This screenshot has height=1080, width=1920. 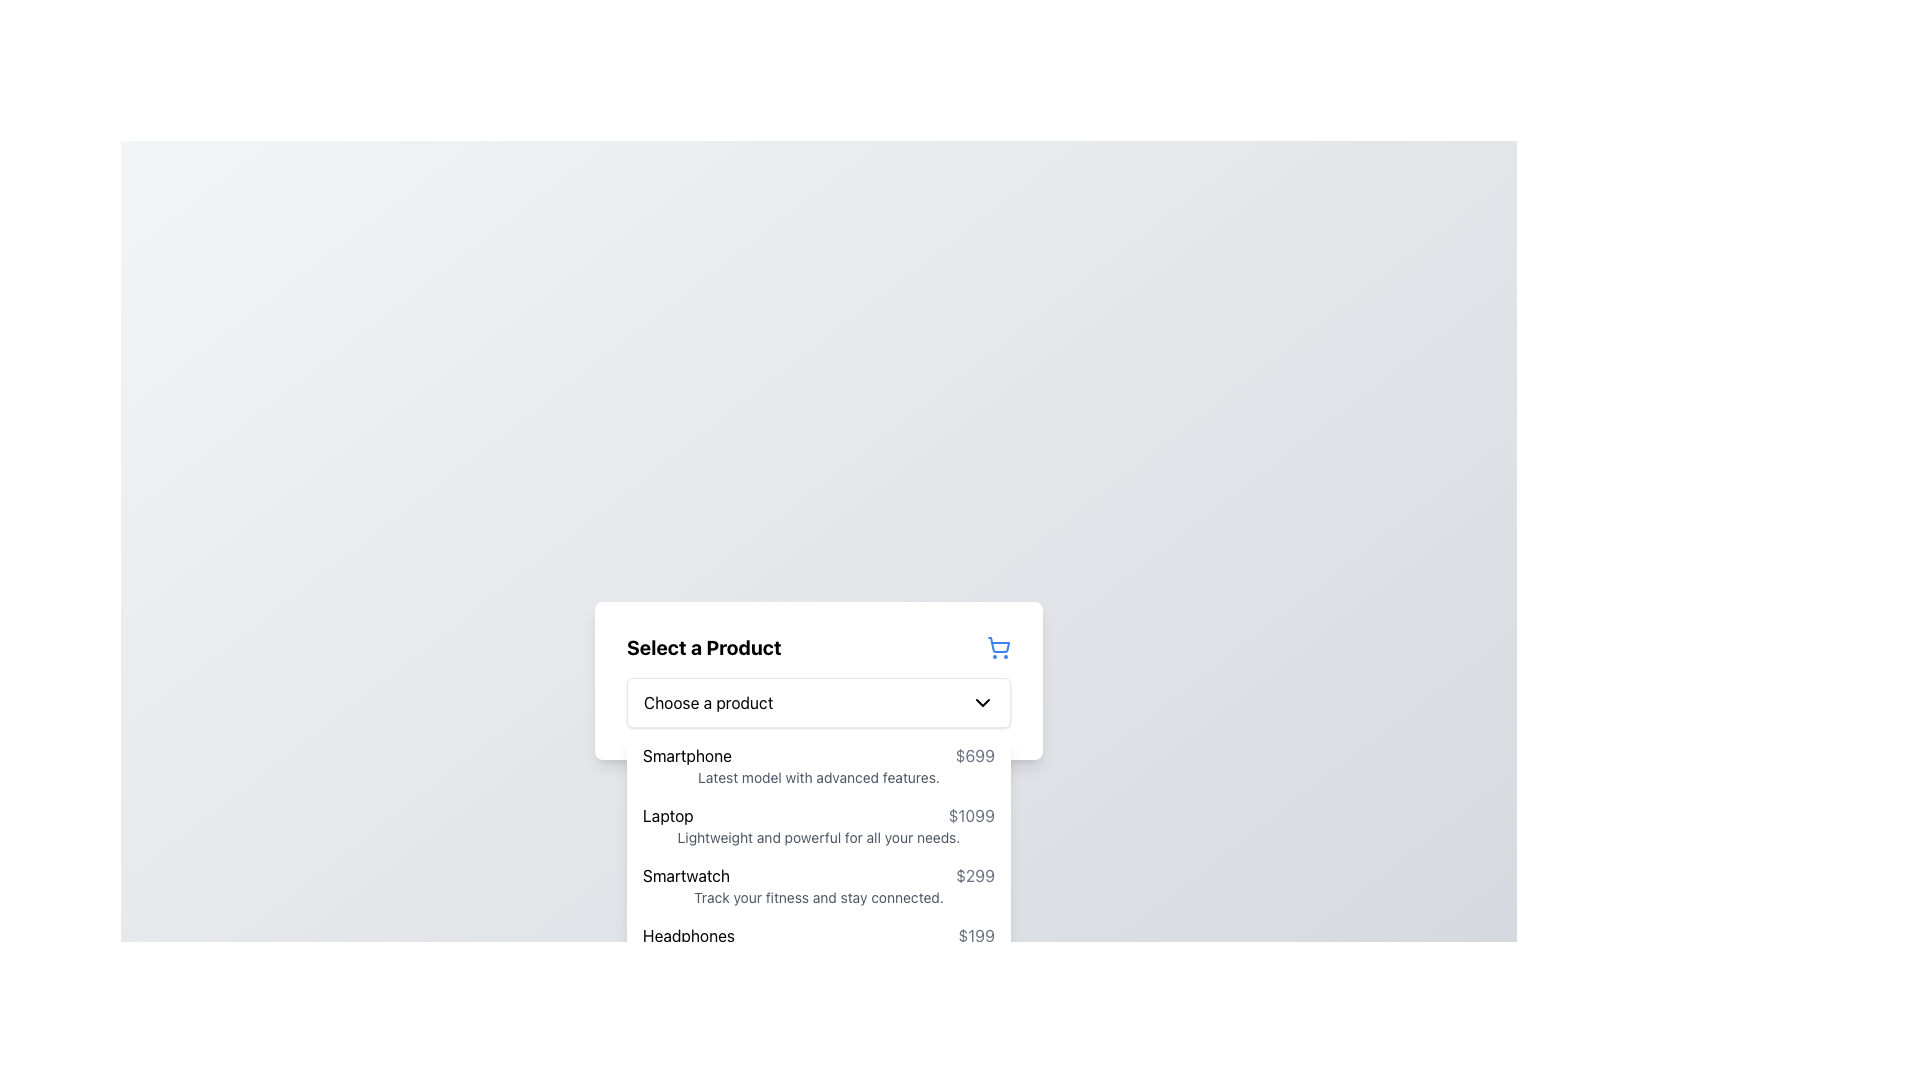 What do you see at coordinates (819, 897) in the screenshot?
I see `the Text label that provides additional information about the 'Smartwatch' product located below the product title and price in the dropdown-style product selection menu` at bounding box center [819, 897].